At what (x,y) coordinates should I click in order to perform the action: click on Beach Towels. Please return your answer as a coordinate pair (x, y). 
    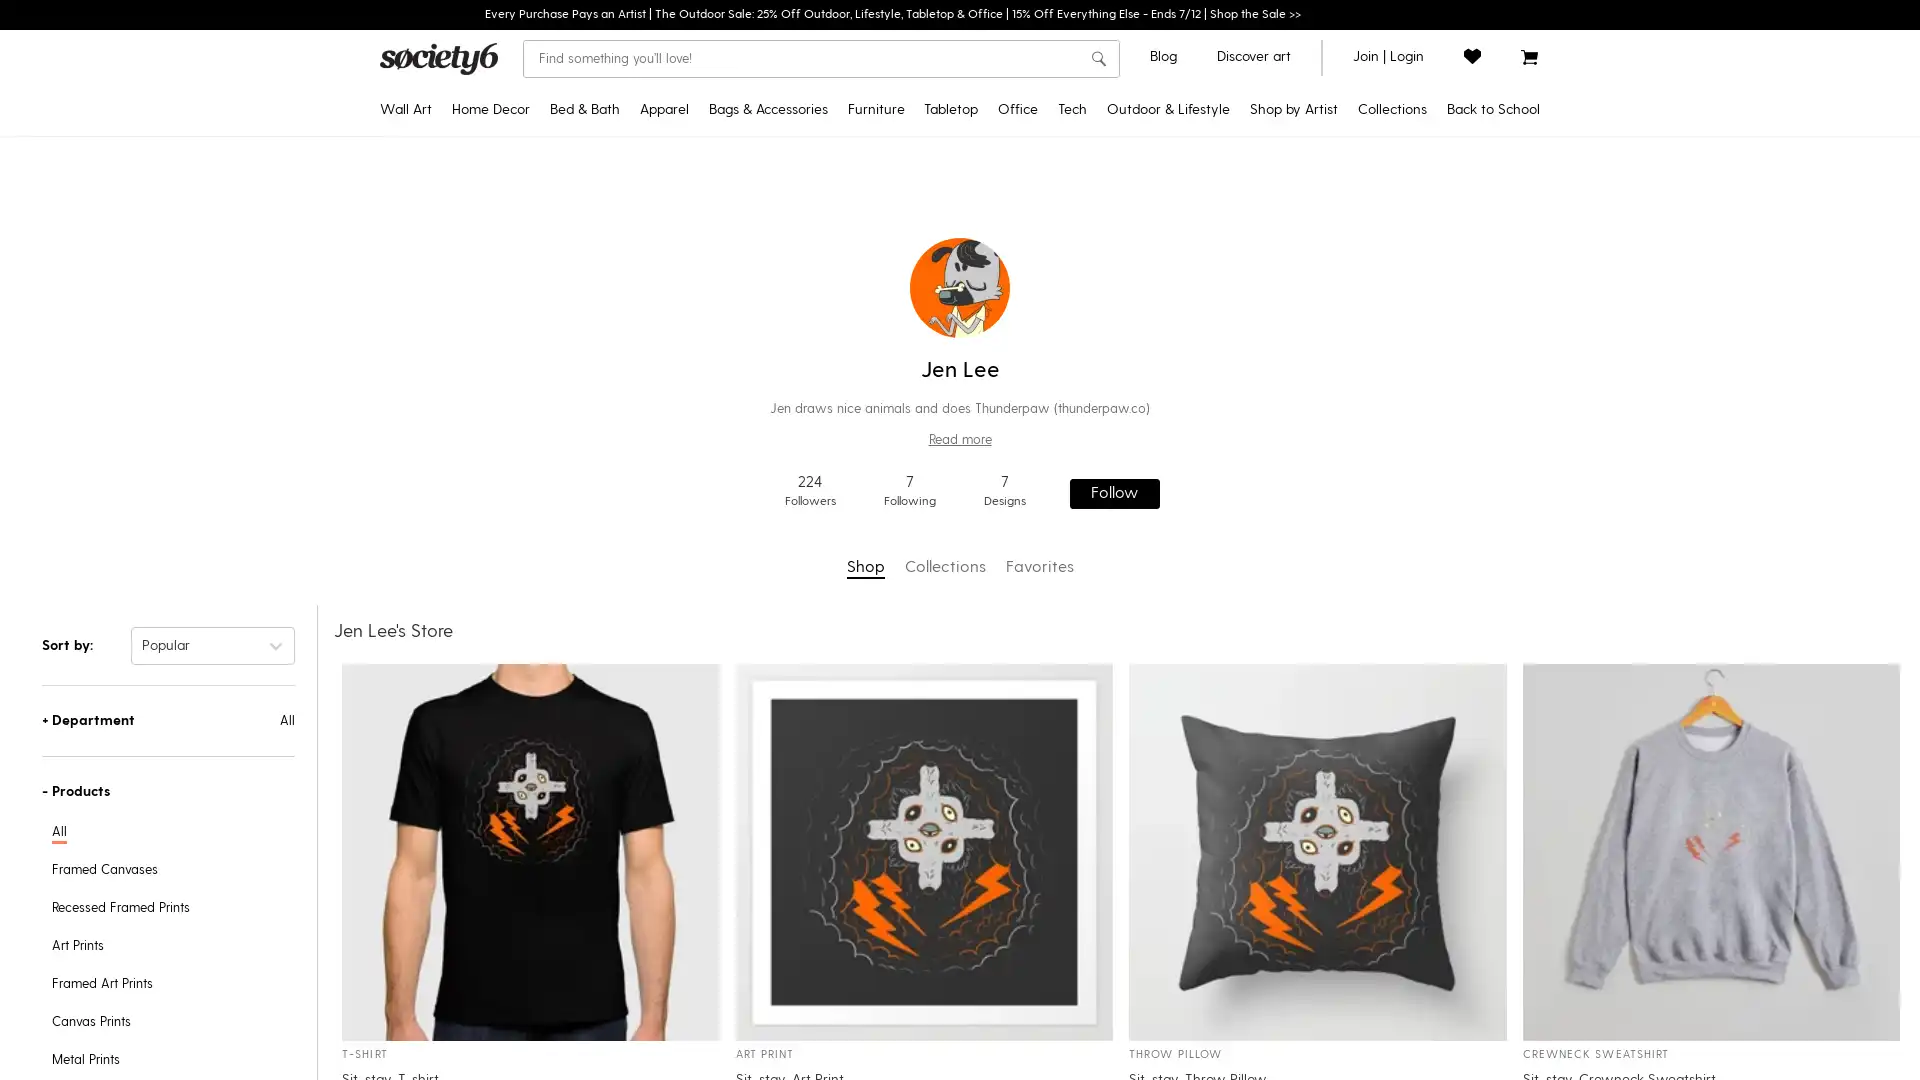
    Looking at the image, I should click on (1196, 451).